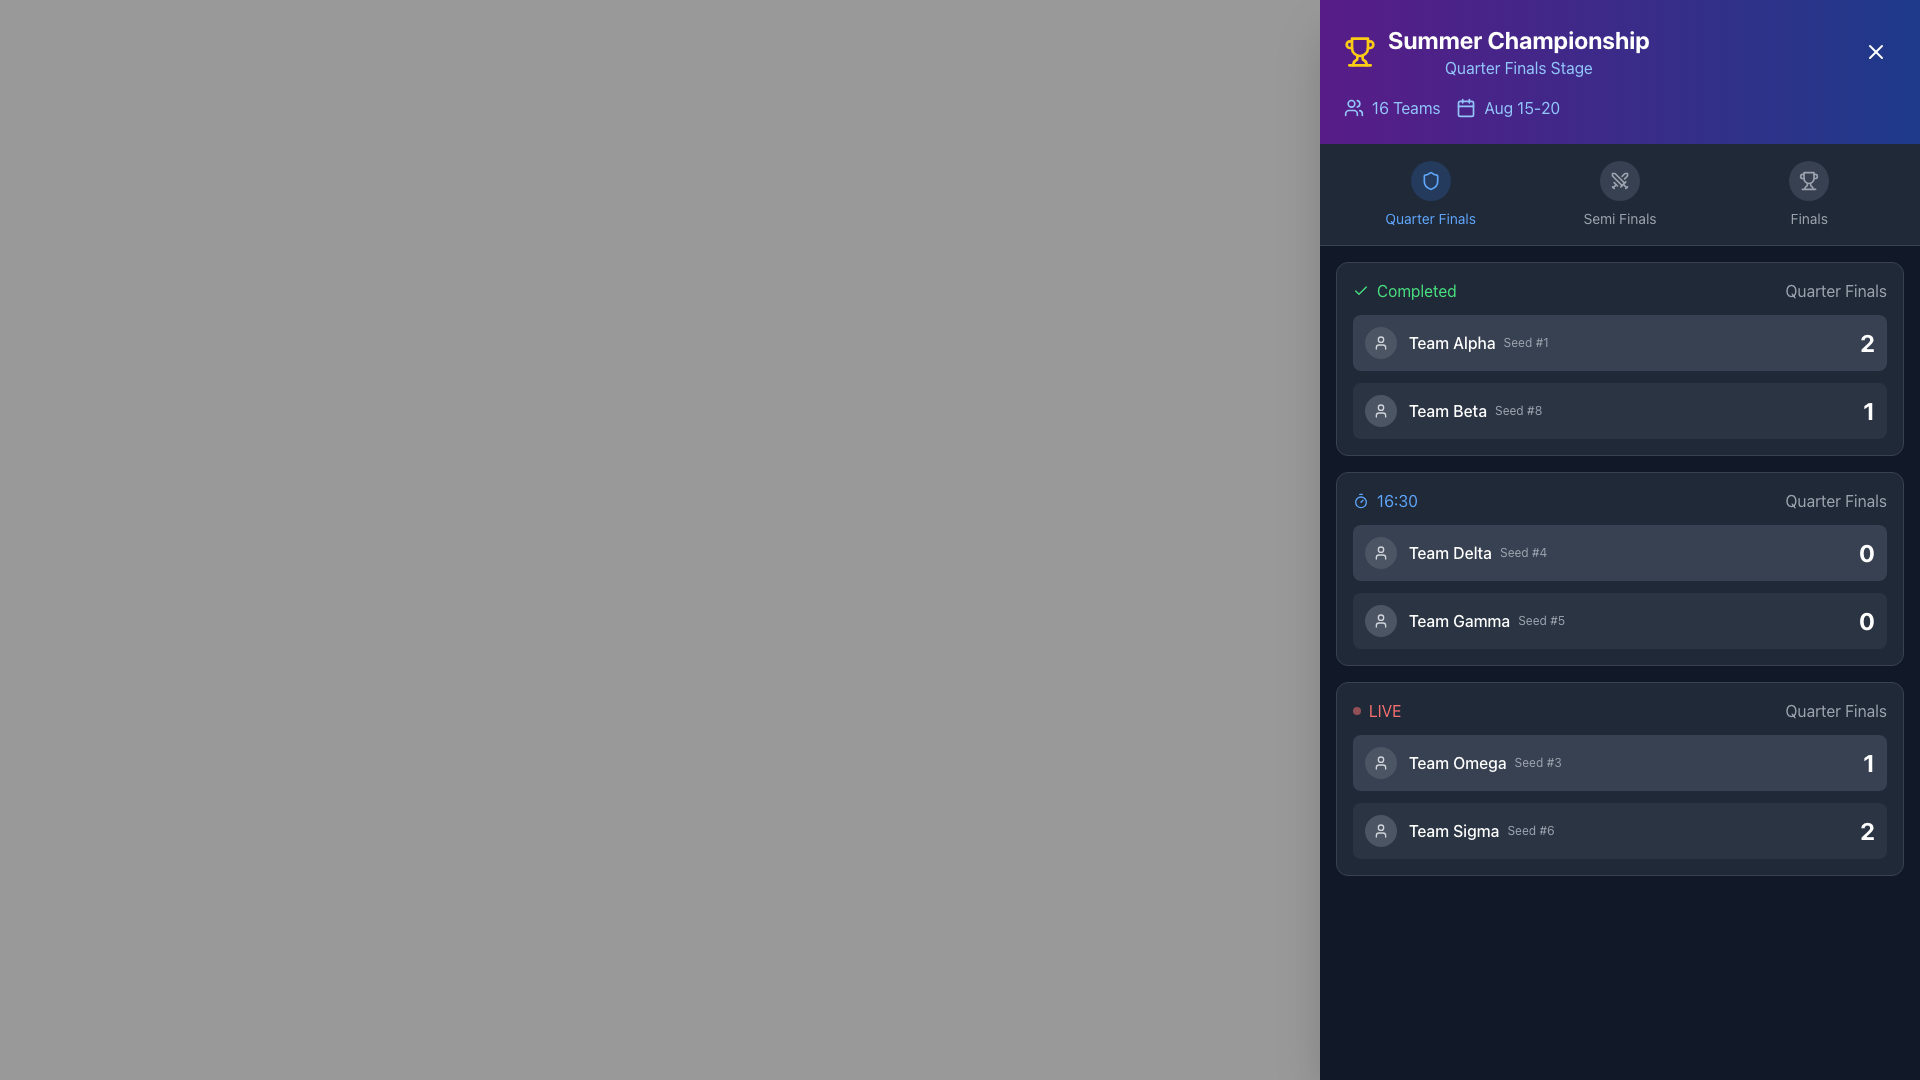 The width and height of the screenshot is (1920, 1080). What do you see at coordinates (1809, 219) in the screenshot?
I see `the text label 'Finals', which is the third tab option in a horizontal navigation bar with a dark background` at bounding box center [1809, 219].